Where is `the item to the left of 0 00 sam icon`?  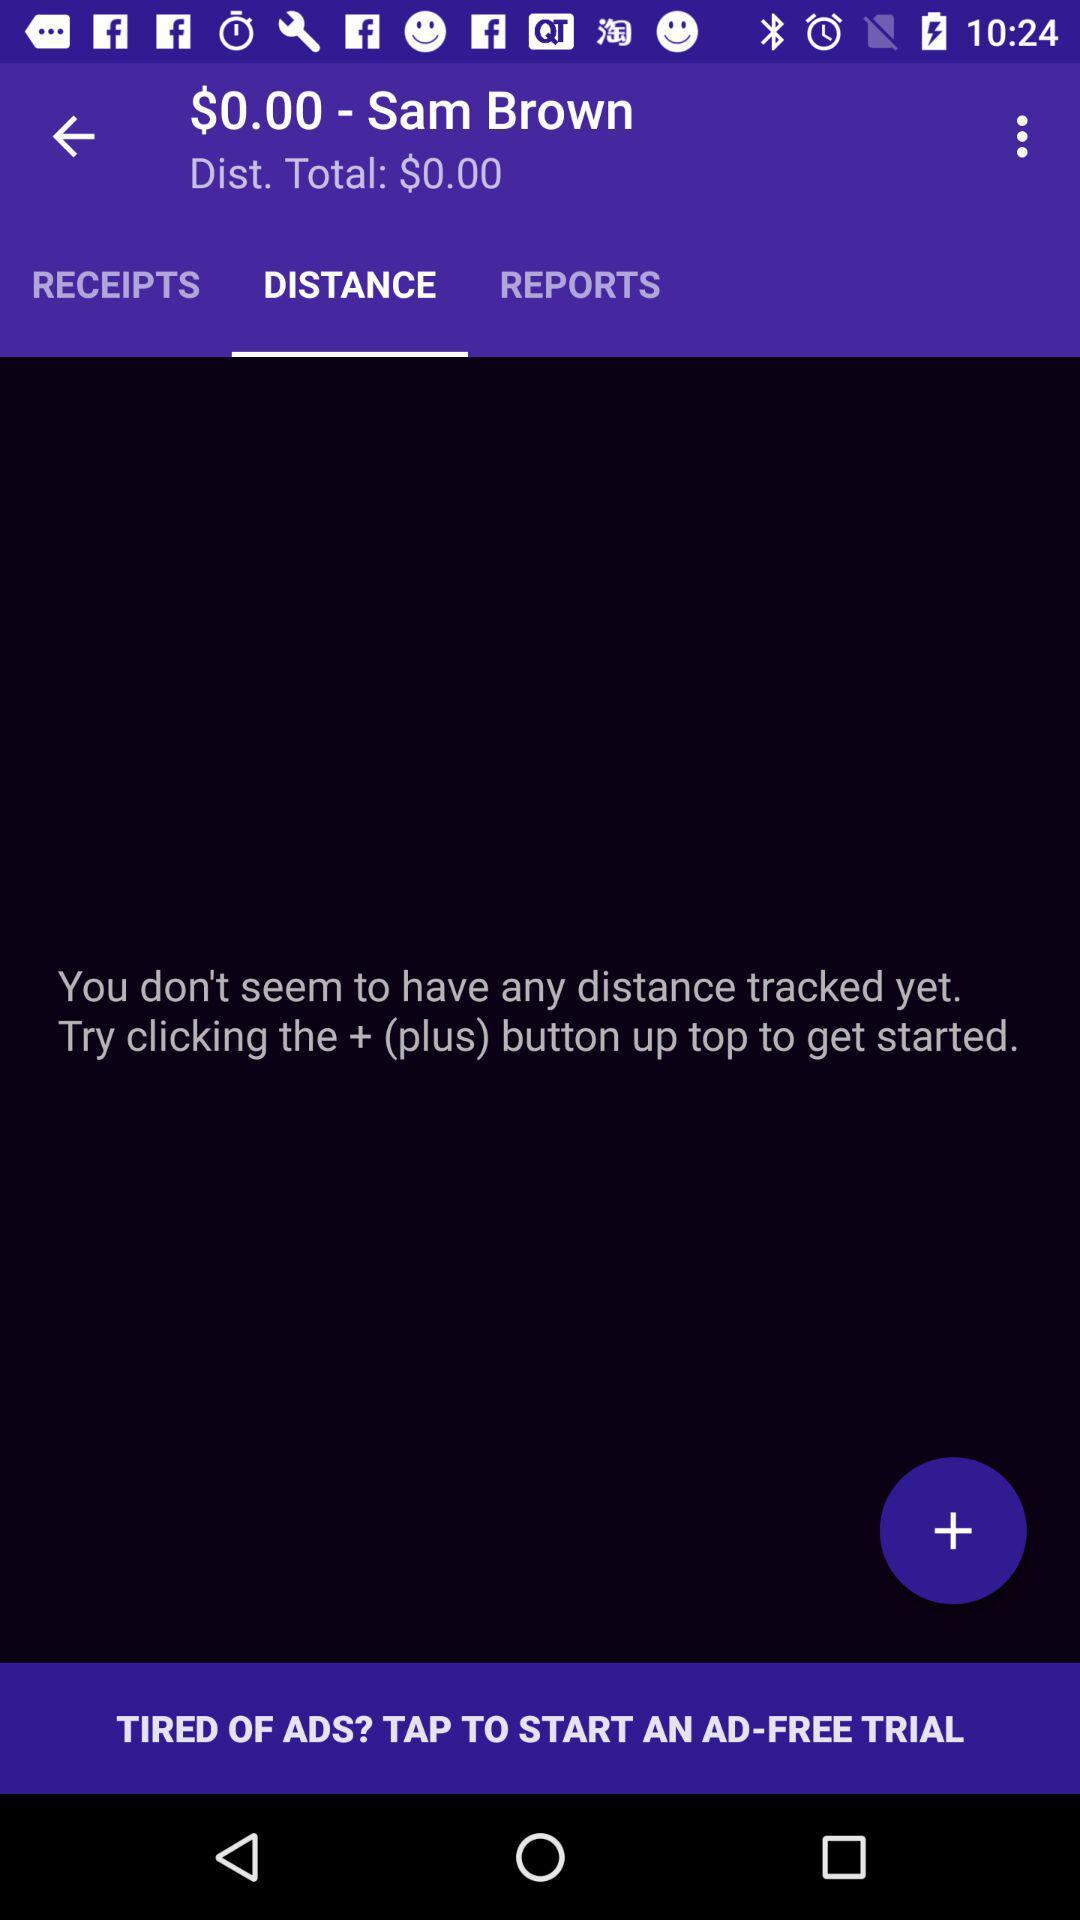
the item to the left of 0 00 sam icon is located at coordinates (72, 135).